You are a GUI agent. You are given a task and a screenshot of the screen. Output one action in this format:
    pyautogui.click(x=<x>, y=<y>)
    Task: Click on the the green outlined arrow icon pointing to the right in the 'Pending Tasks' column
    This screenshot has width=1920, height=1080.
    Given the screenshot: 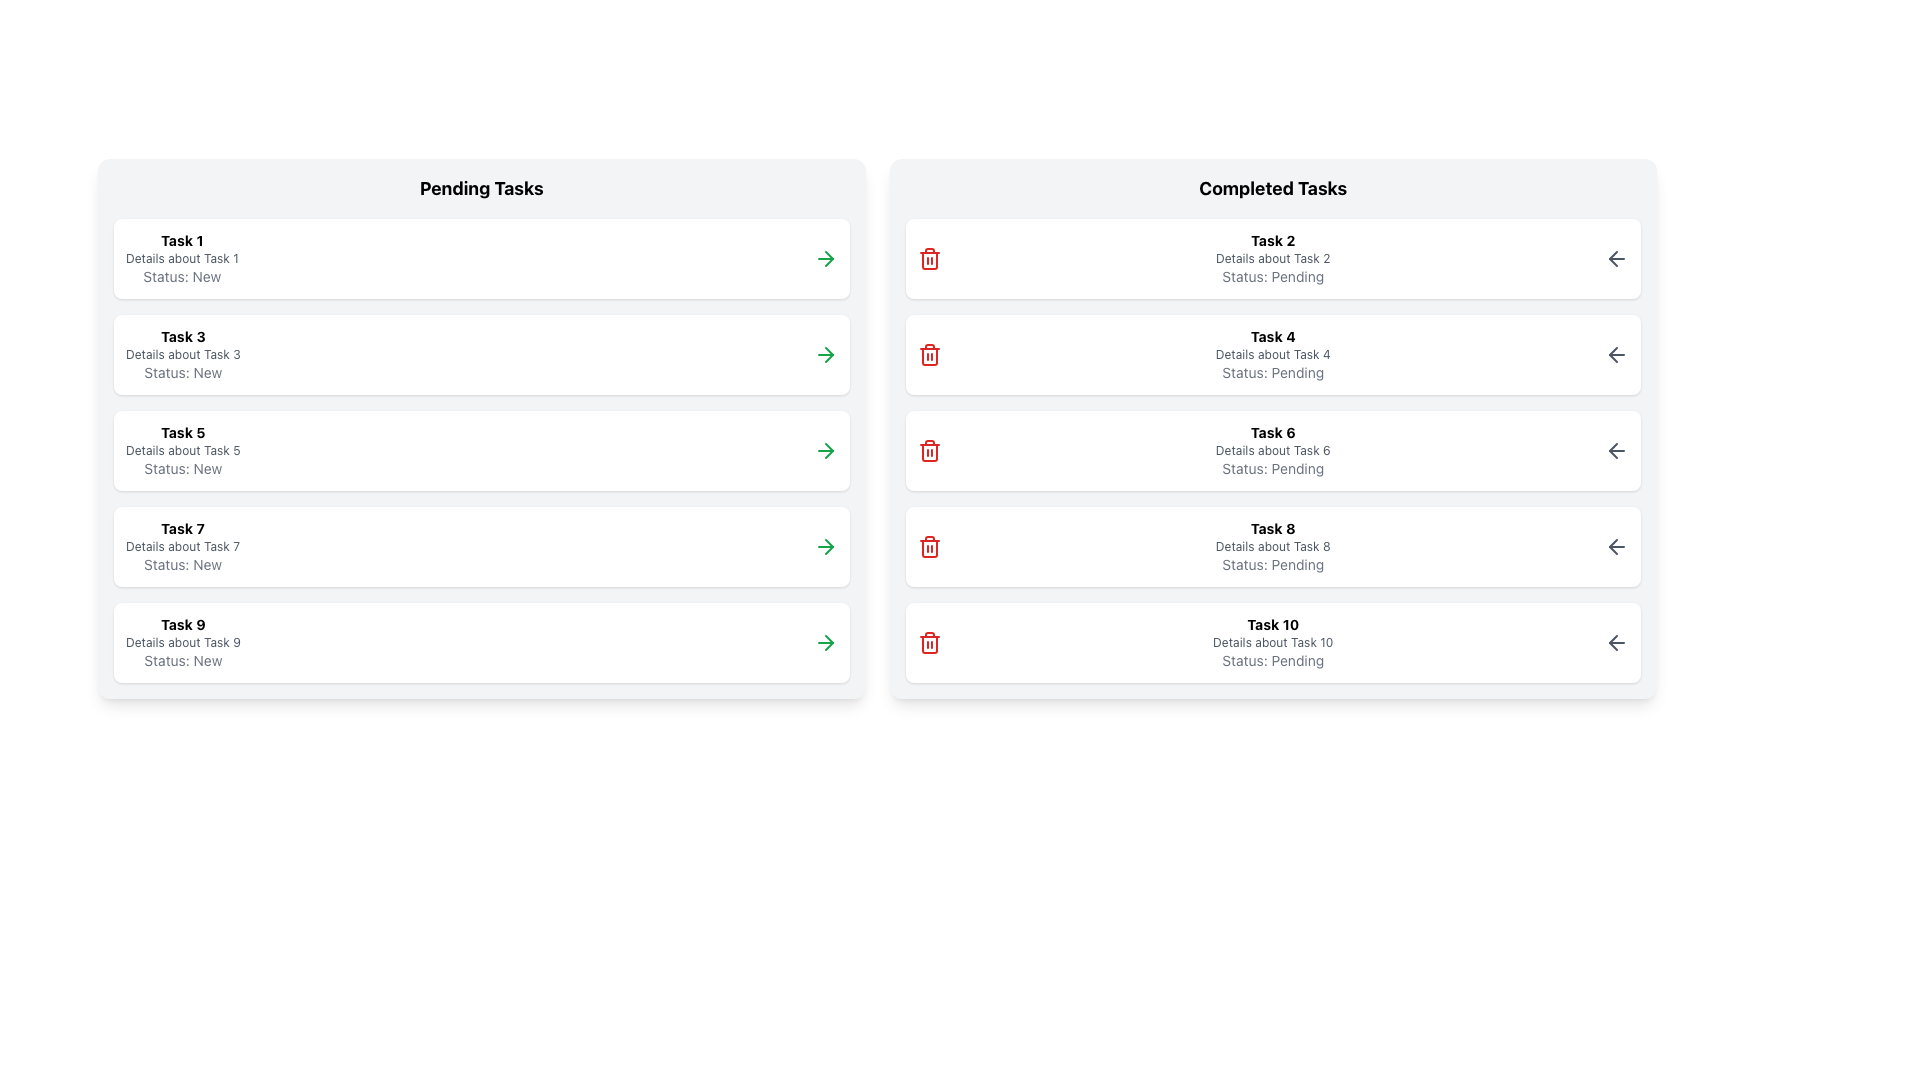 What is the action you would take?
    pyautogui.click(x=829, y=353)
    